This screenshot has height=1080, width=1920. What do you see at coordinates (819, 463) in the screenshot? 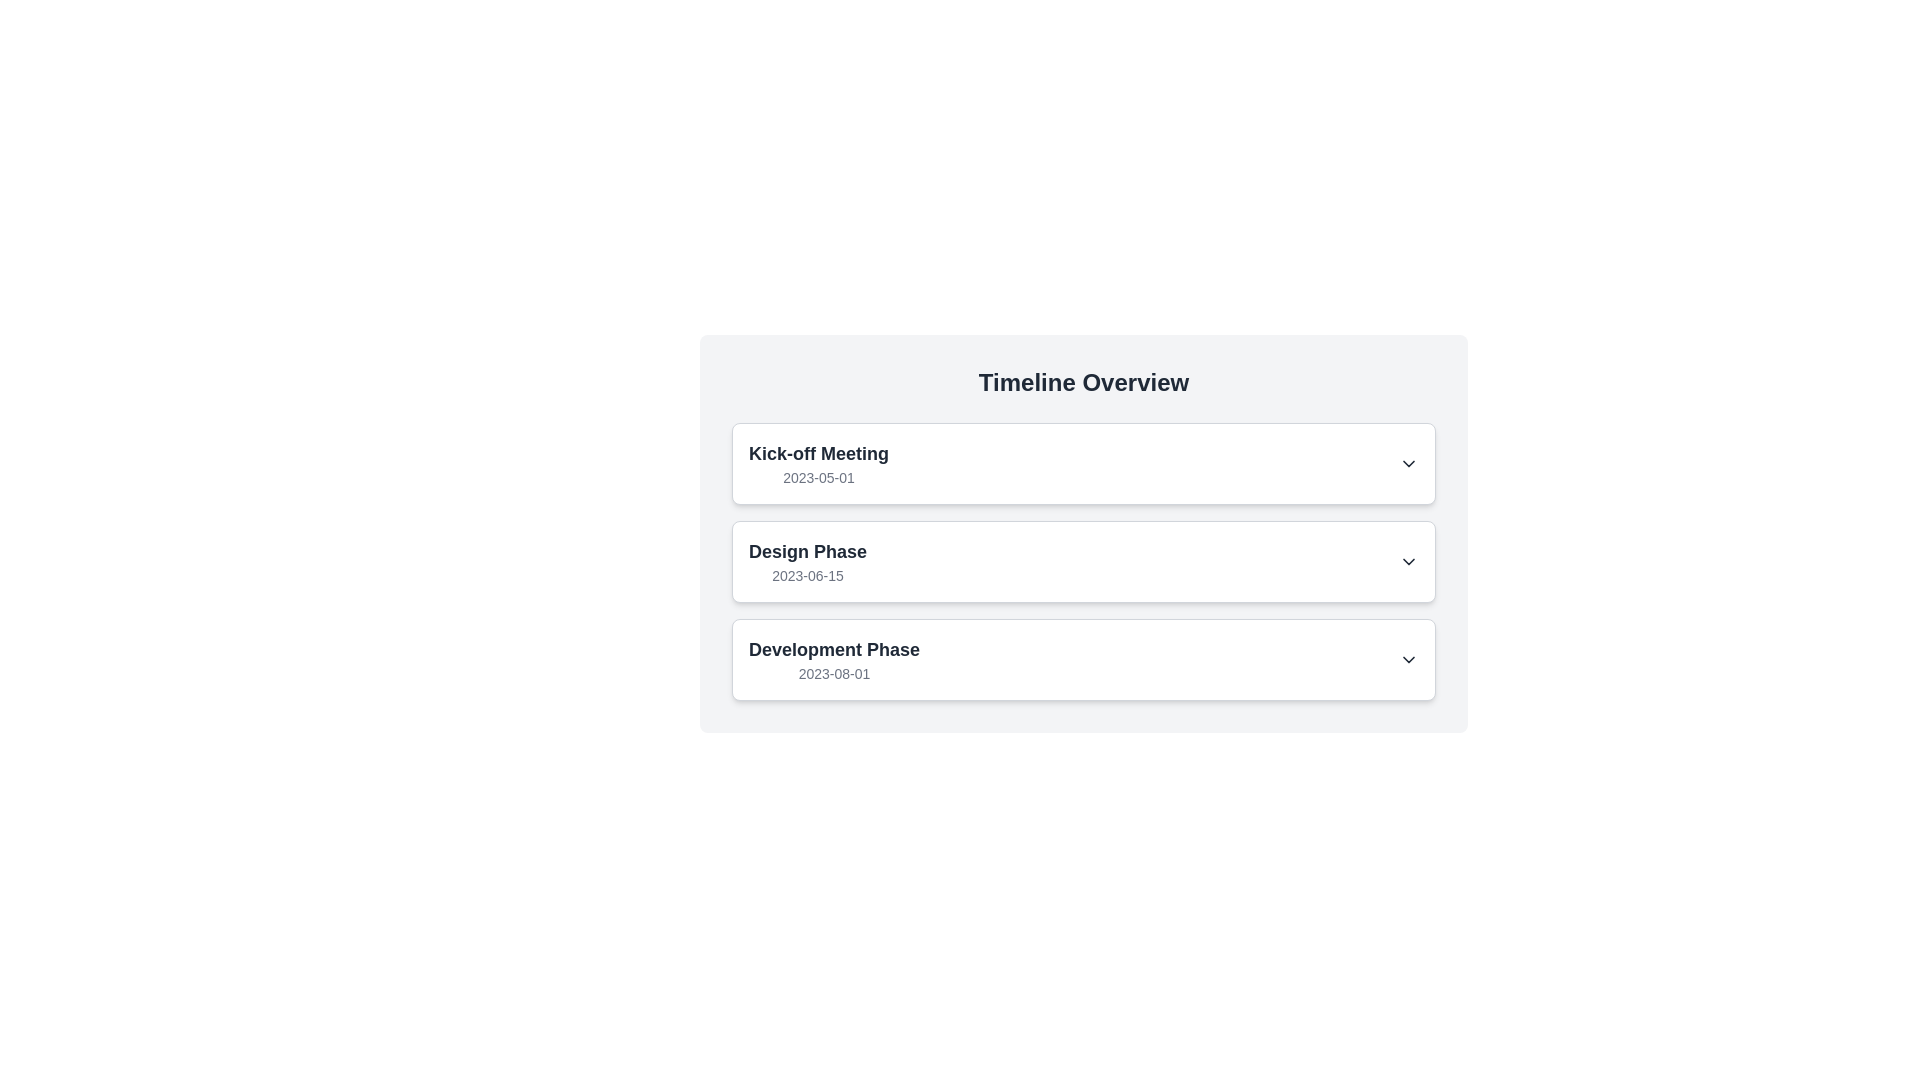
I see `static text label displaying the title 'Kick-off Meeting' and the subtitle '2023-05-01', located at the top of the 'Timeline Overview' section` at bounding box center [819, 463].